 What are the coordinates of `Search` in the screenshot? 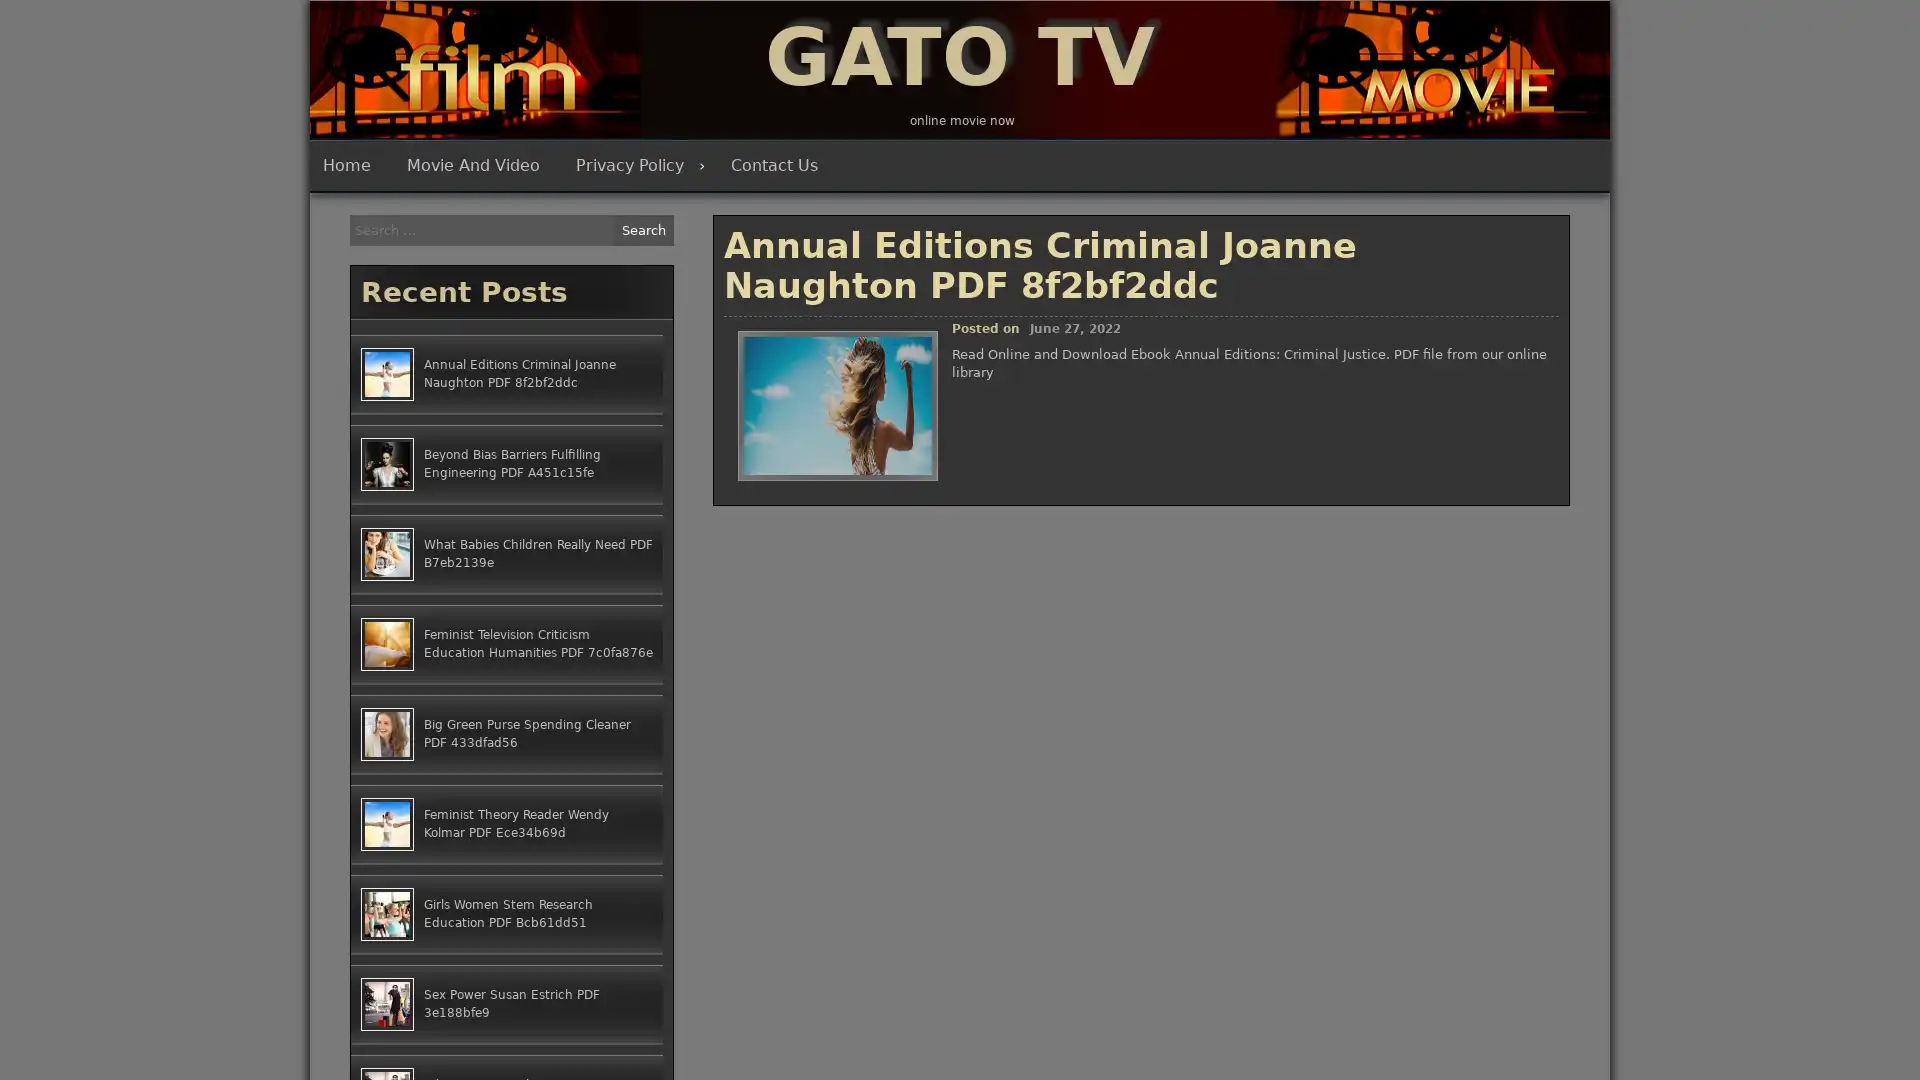 It's located at (643, 229).